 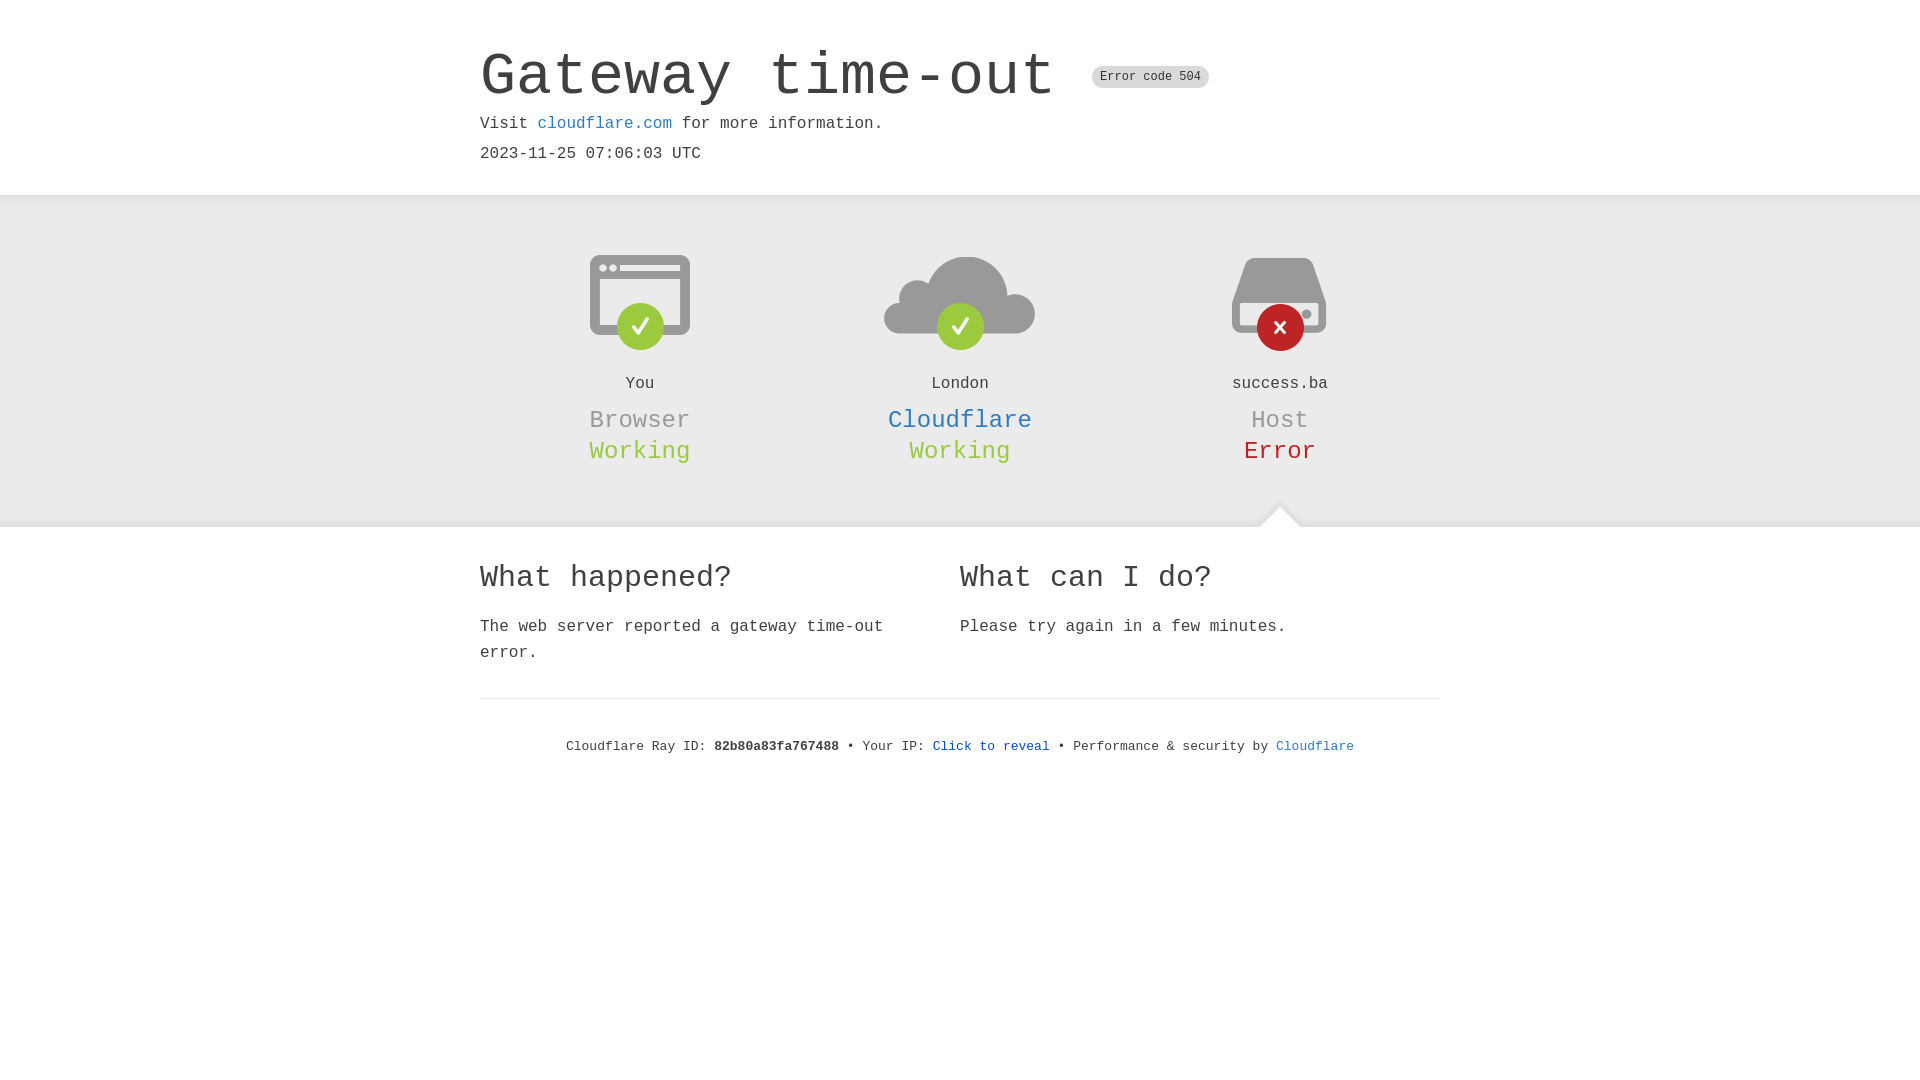 What do you see at coordinates (887, 419) in the screenshot?
I see `'Cloudflare'` at bounding box center [887, 419].